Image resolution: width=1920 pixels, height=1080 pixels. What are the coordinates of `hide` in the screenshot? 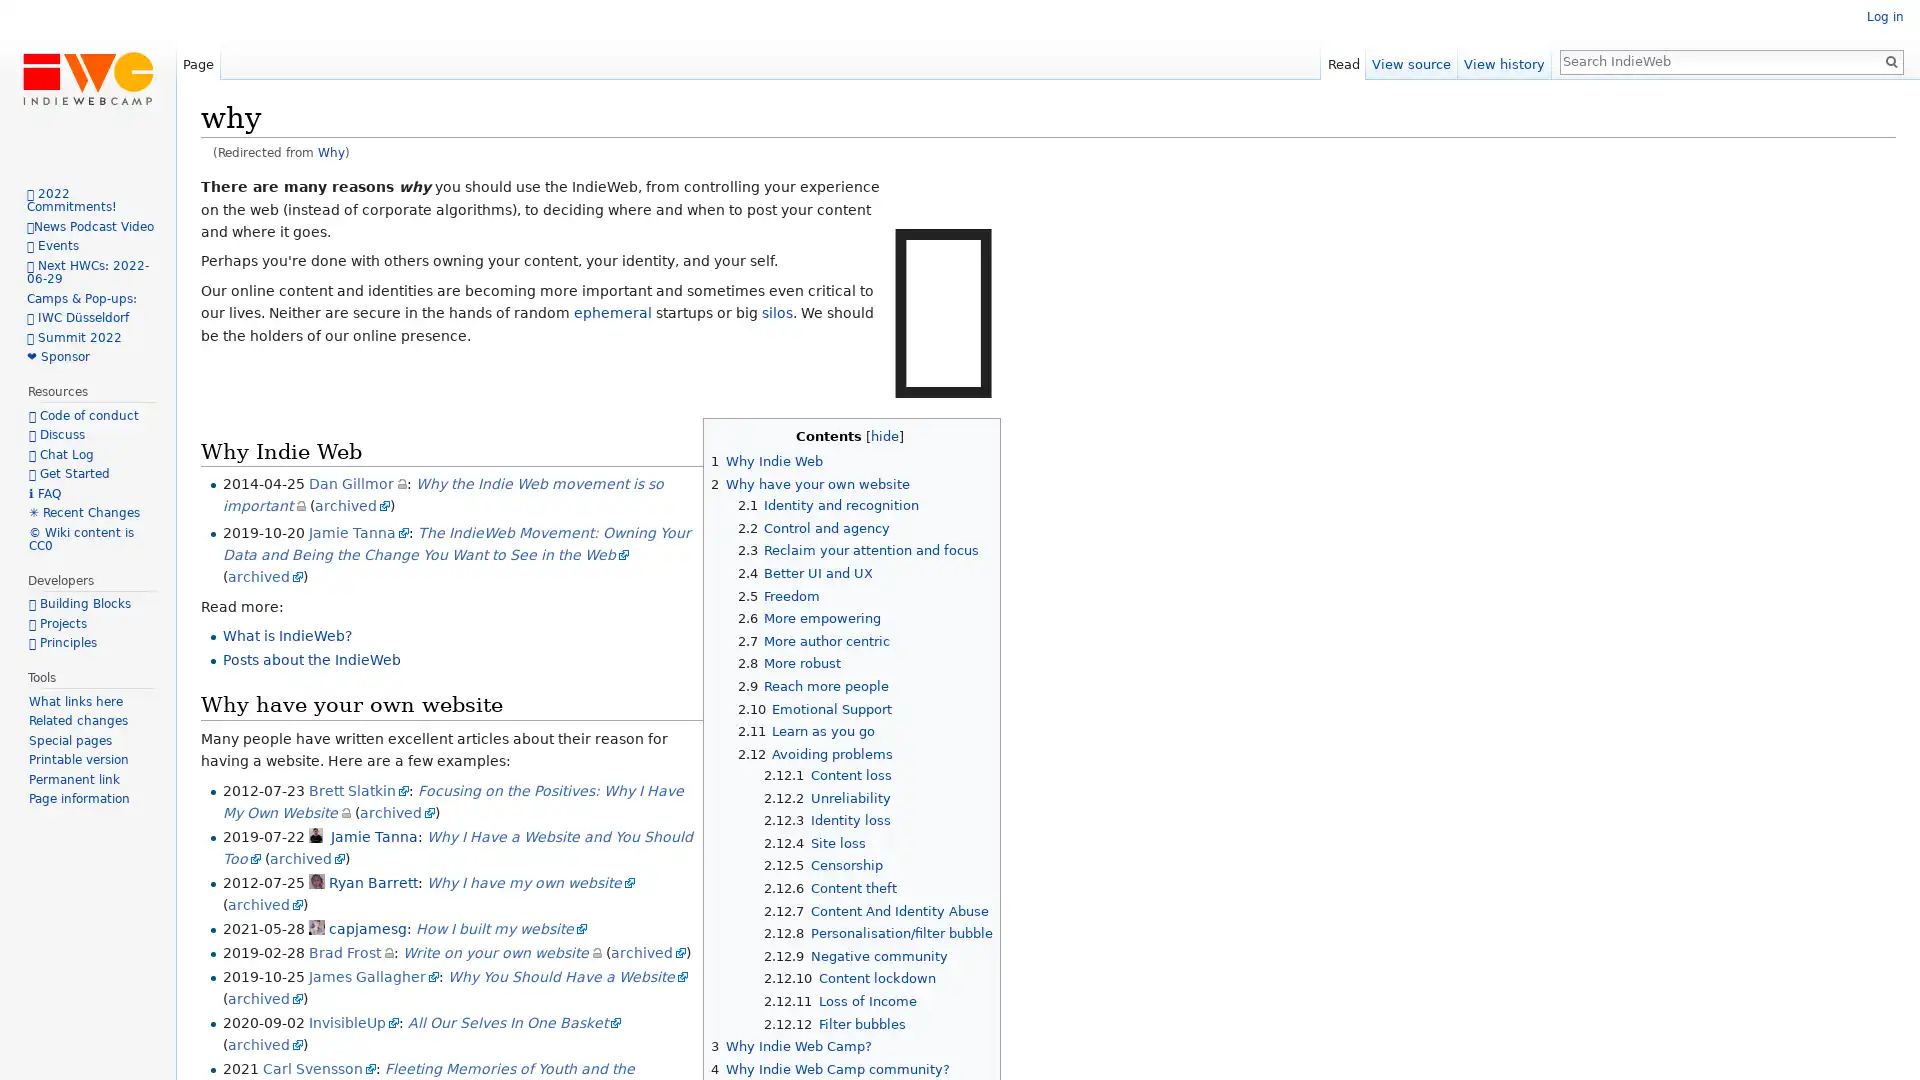 It's located at (883, 435).